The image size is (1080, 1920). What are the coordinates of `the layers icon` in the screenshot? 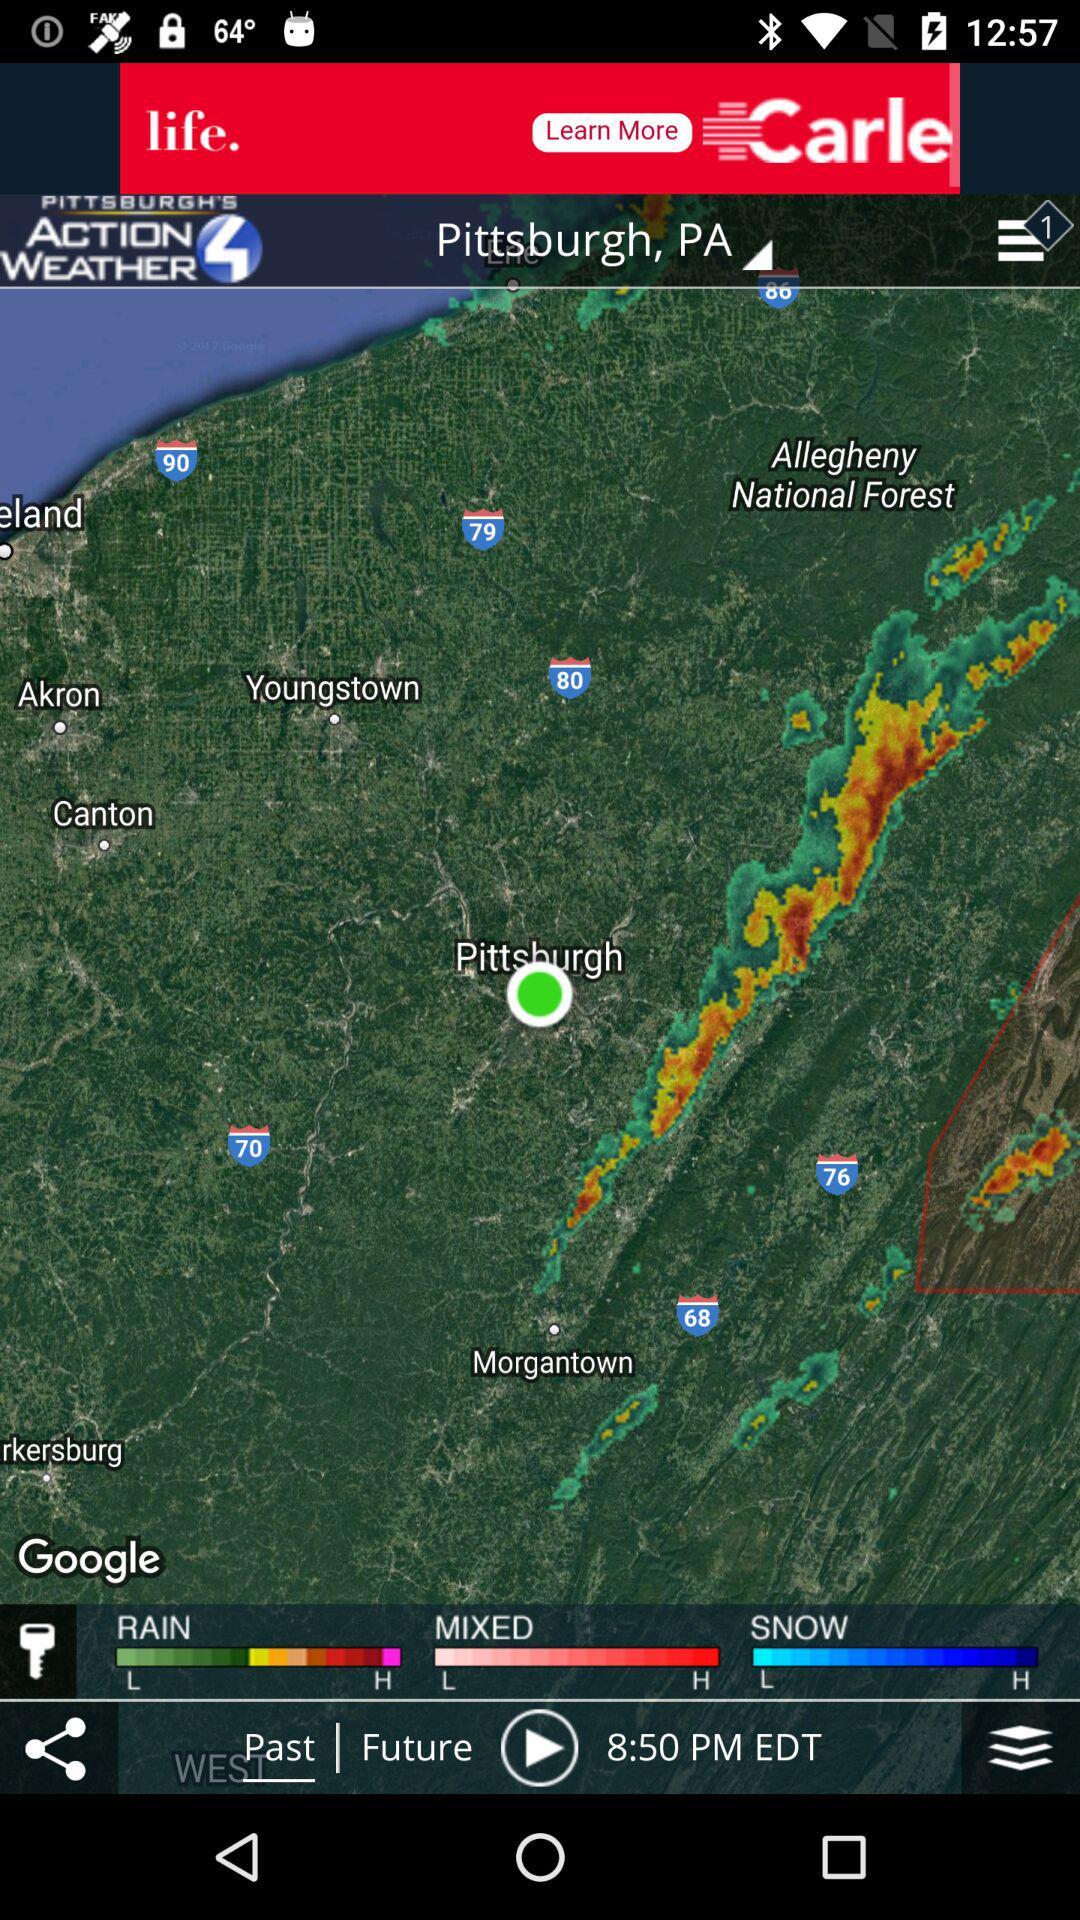 It's located at (1020, 1746).